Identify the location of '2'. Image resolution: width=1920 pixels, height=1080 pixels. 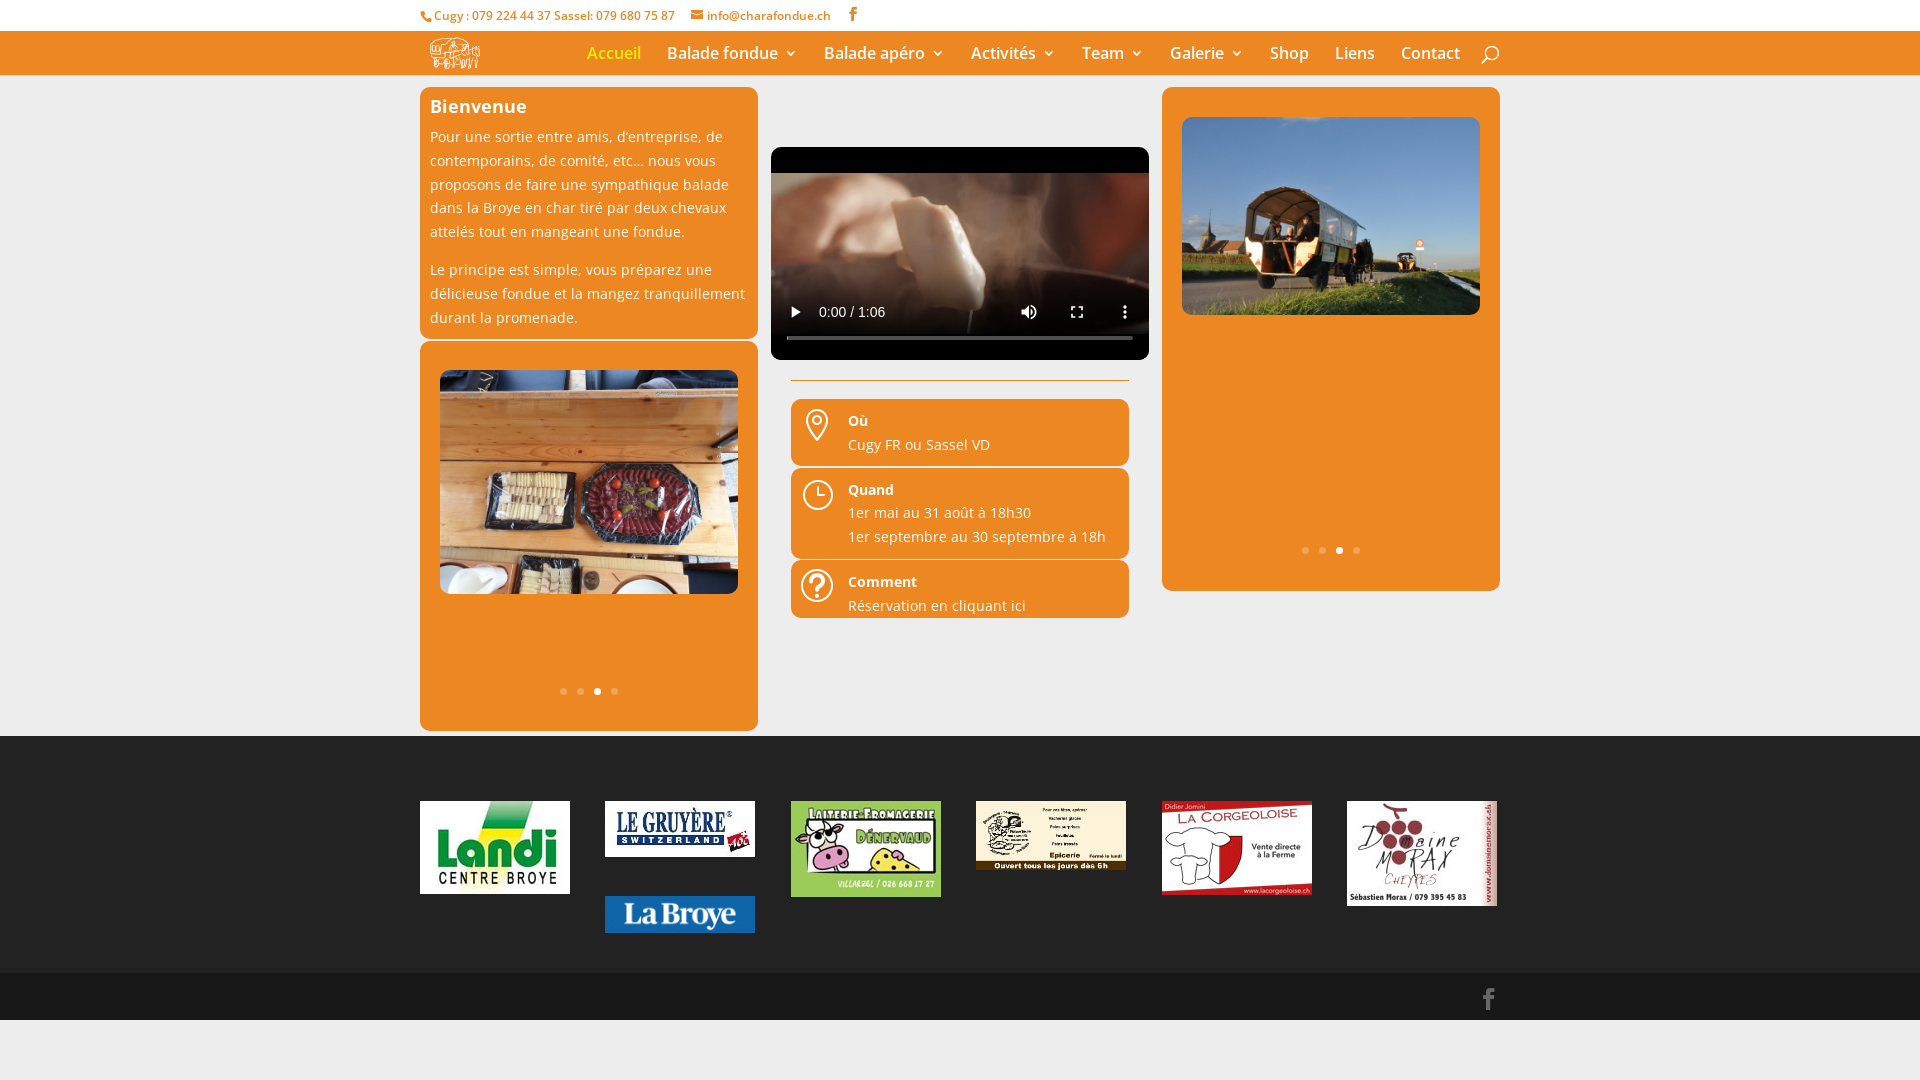
(579, 690).